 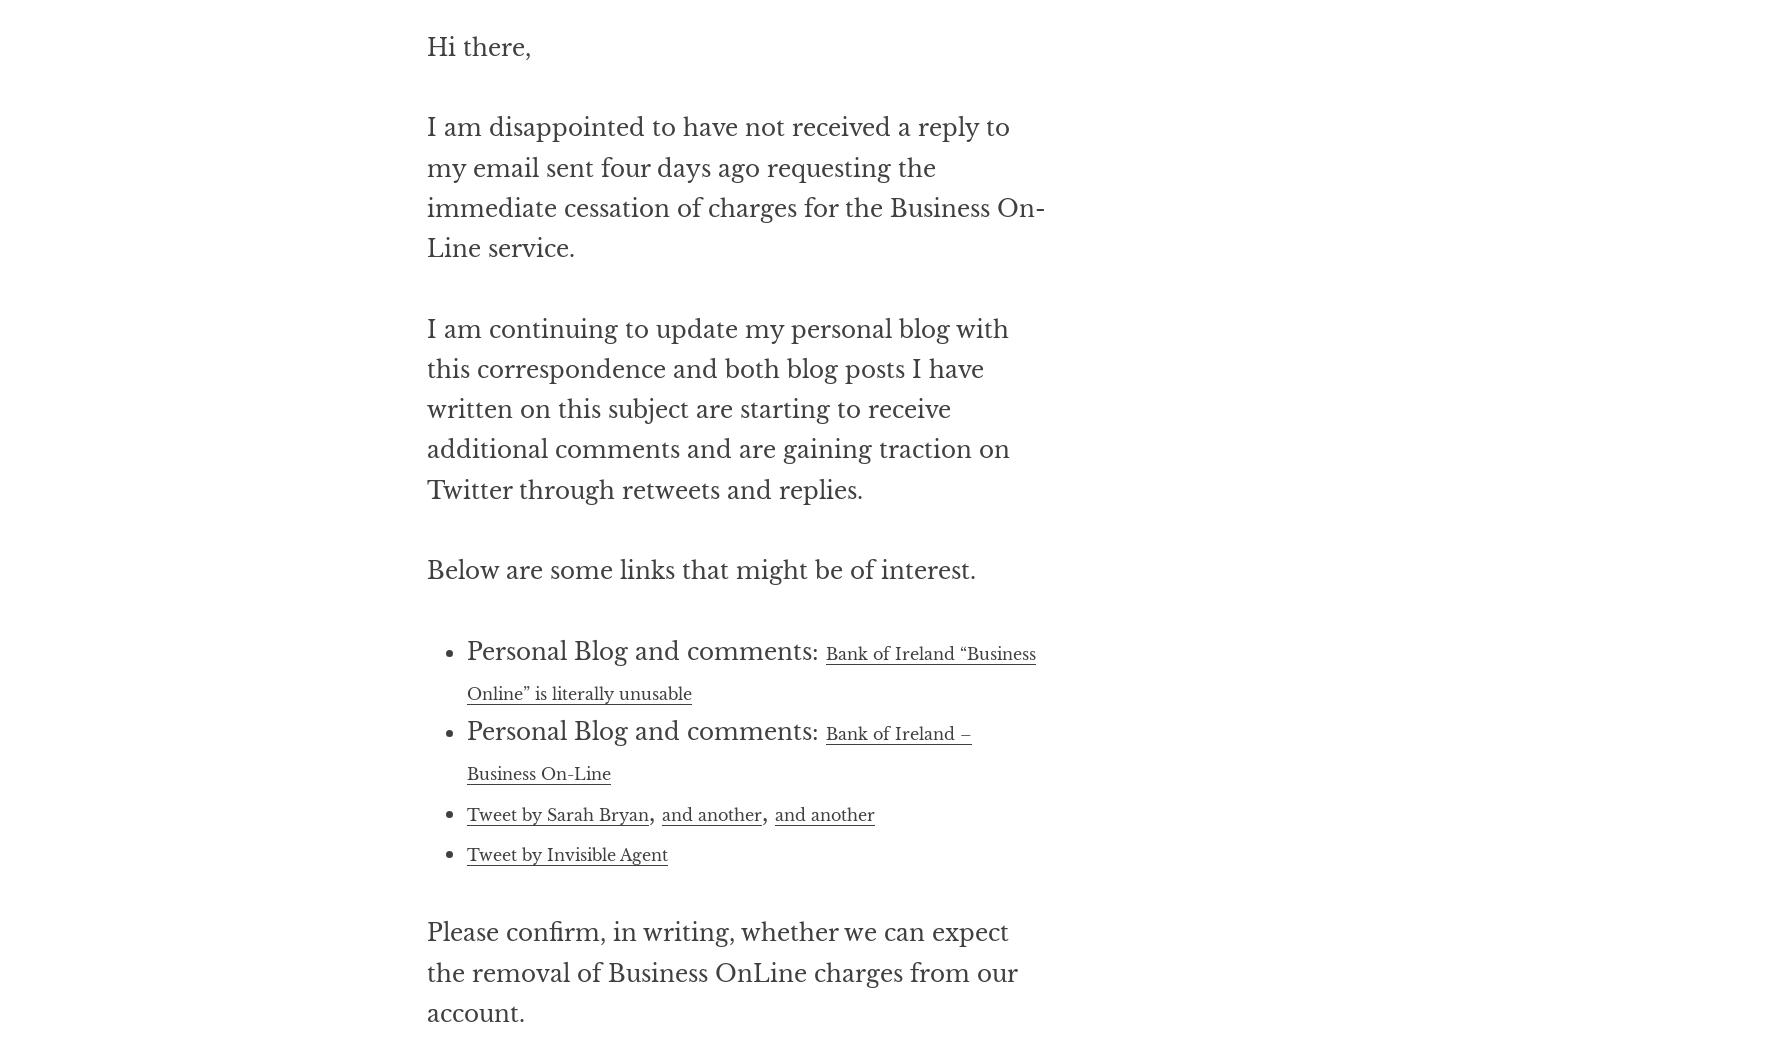 I want to click on 'Below are some links that might be of interest.', so click(x=699, y=651).